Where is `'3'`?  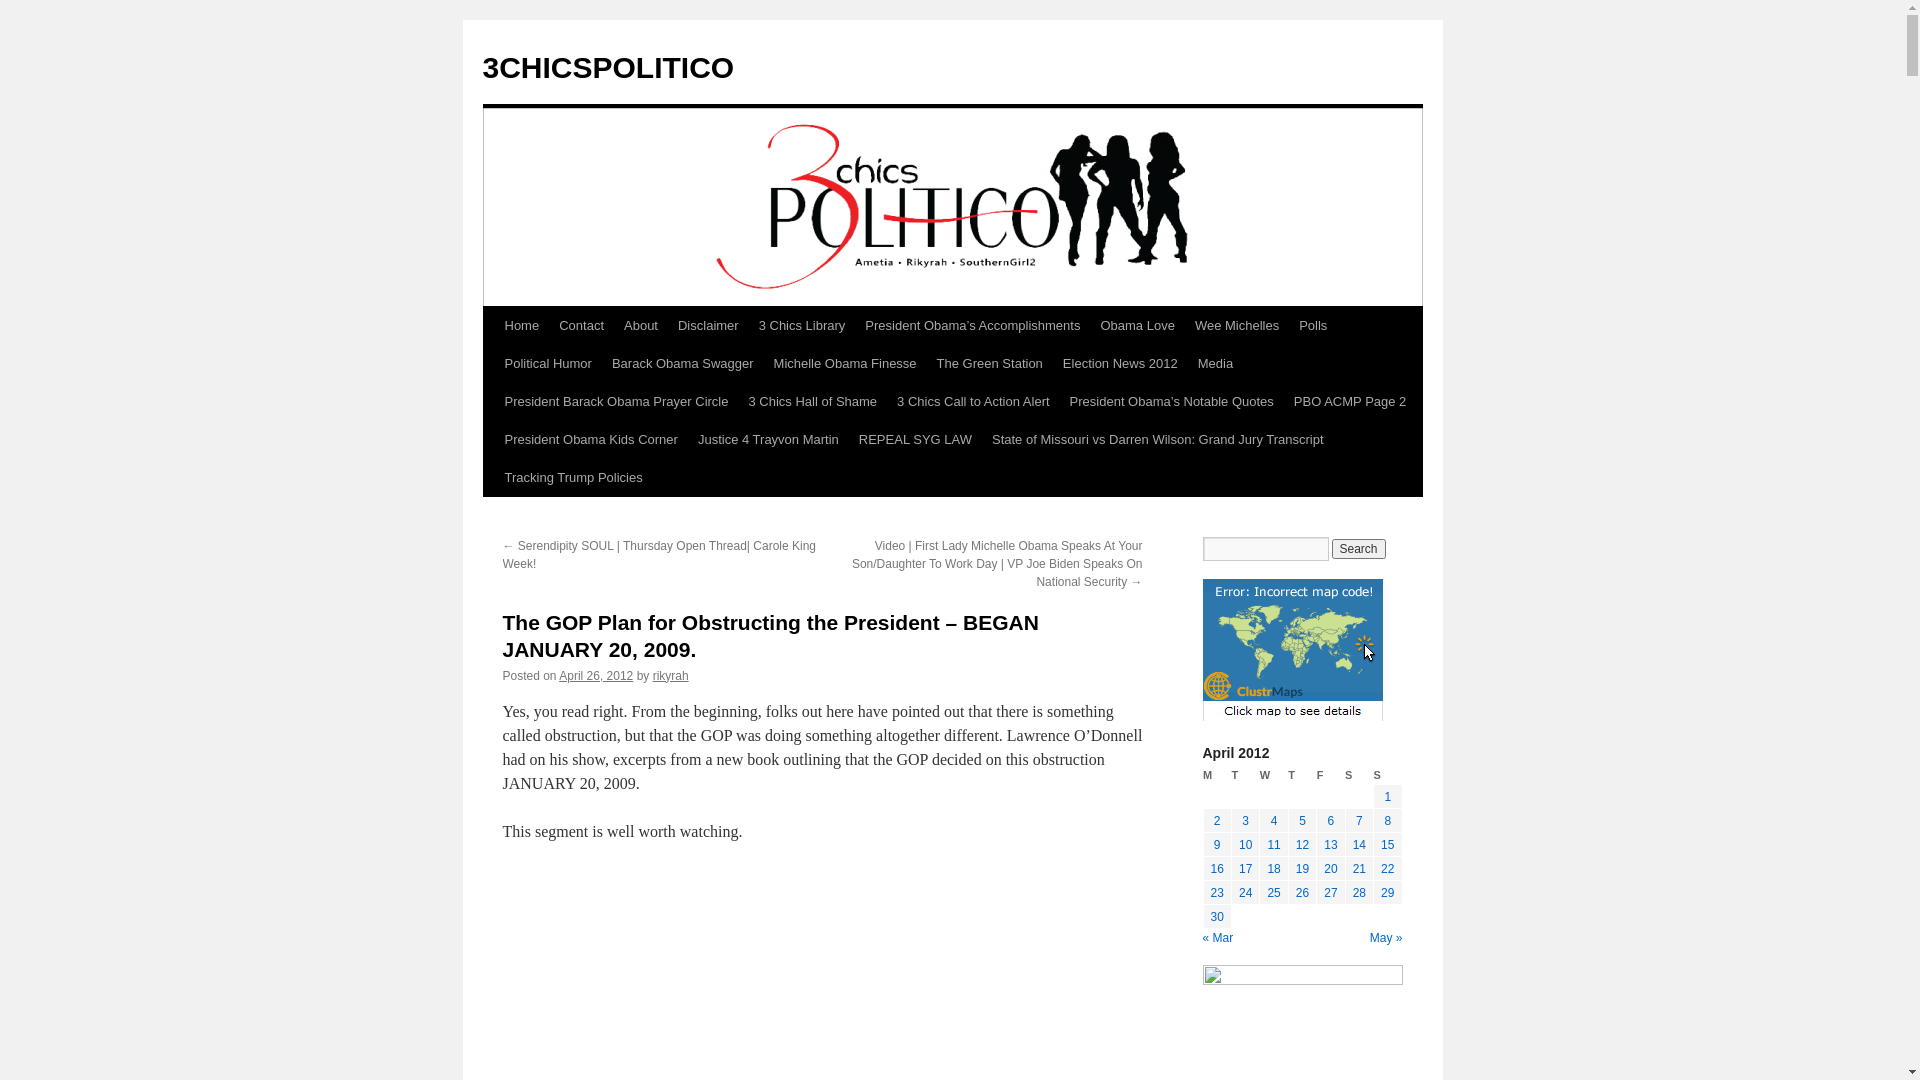
'3' is located at coordinates (1244, 821).